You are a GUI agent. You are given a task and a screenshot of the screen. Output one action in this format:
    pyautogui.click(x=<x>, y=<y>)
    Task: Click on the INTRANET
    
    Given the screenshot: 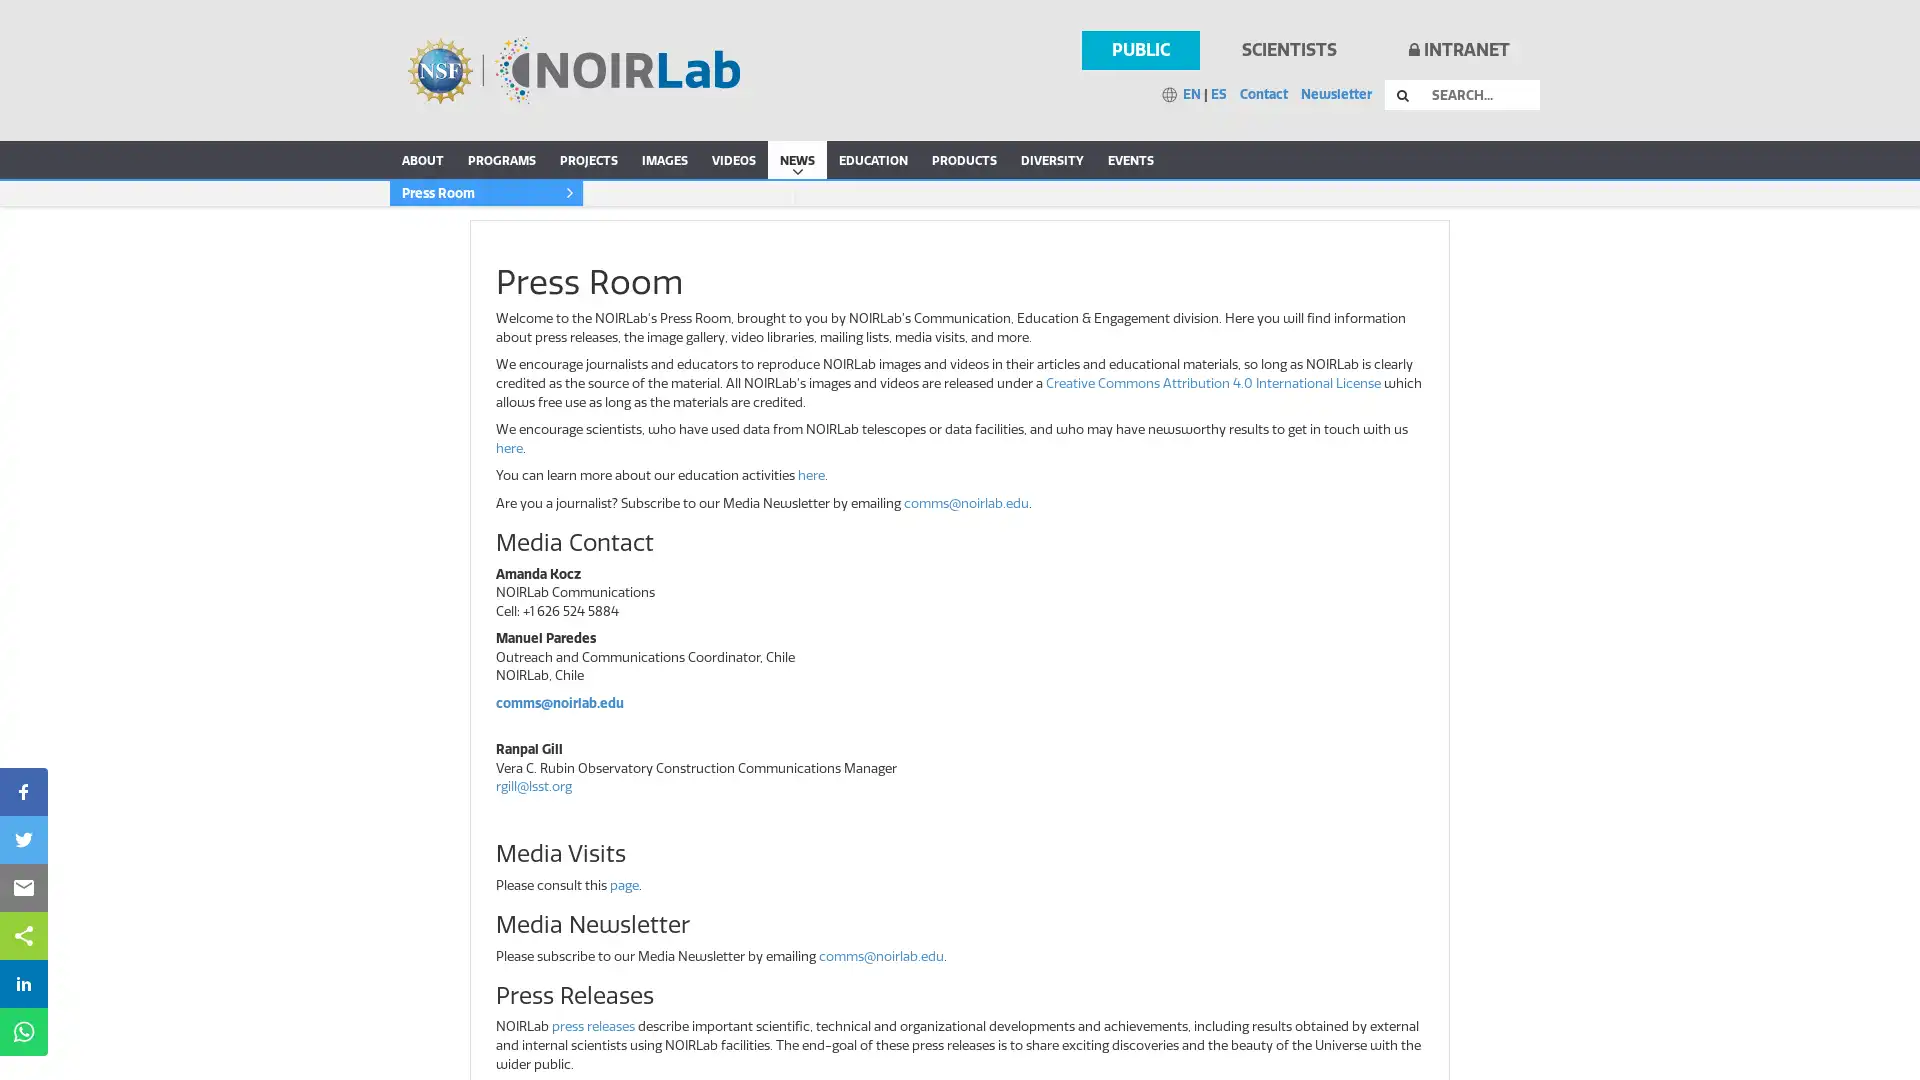 What is the action you would take?
    pyautogui.click(x=1458, y=49)
    